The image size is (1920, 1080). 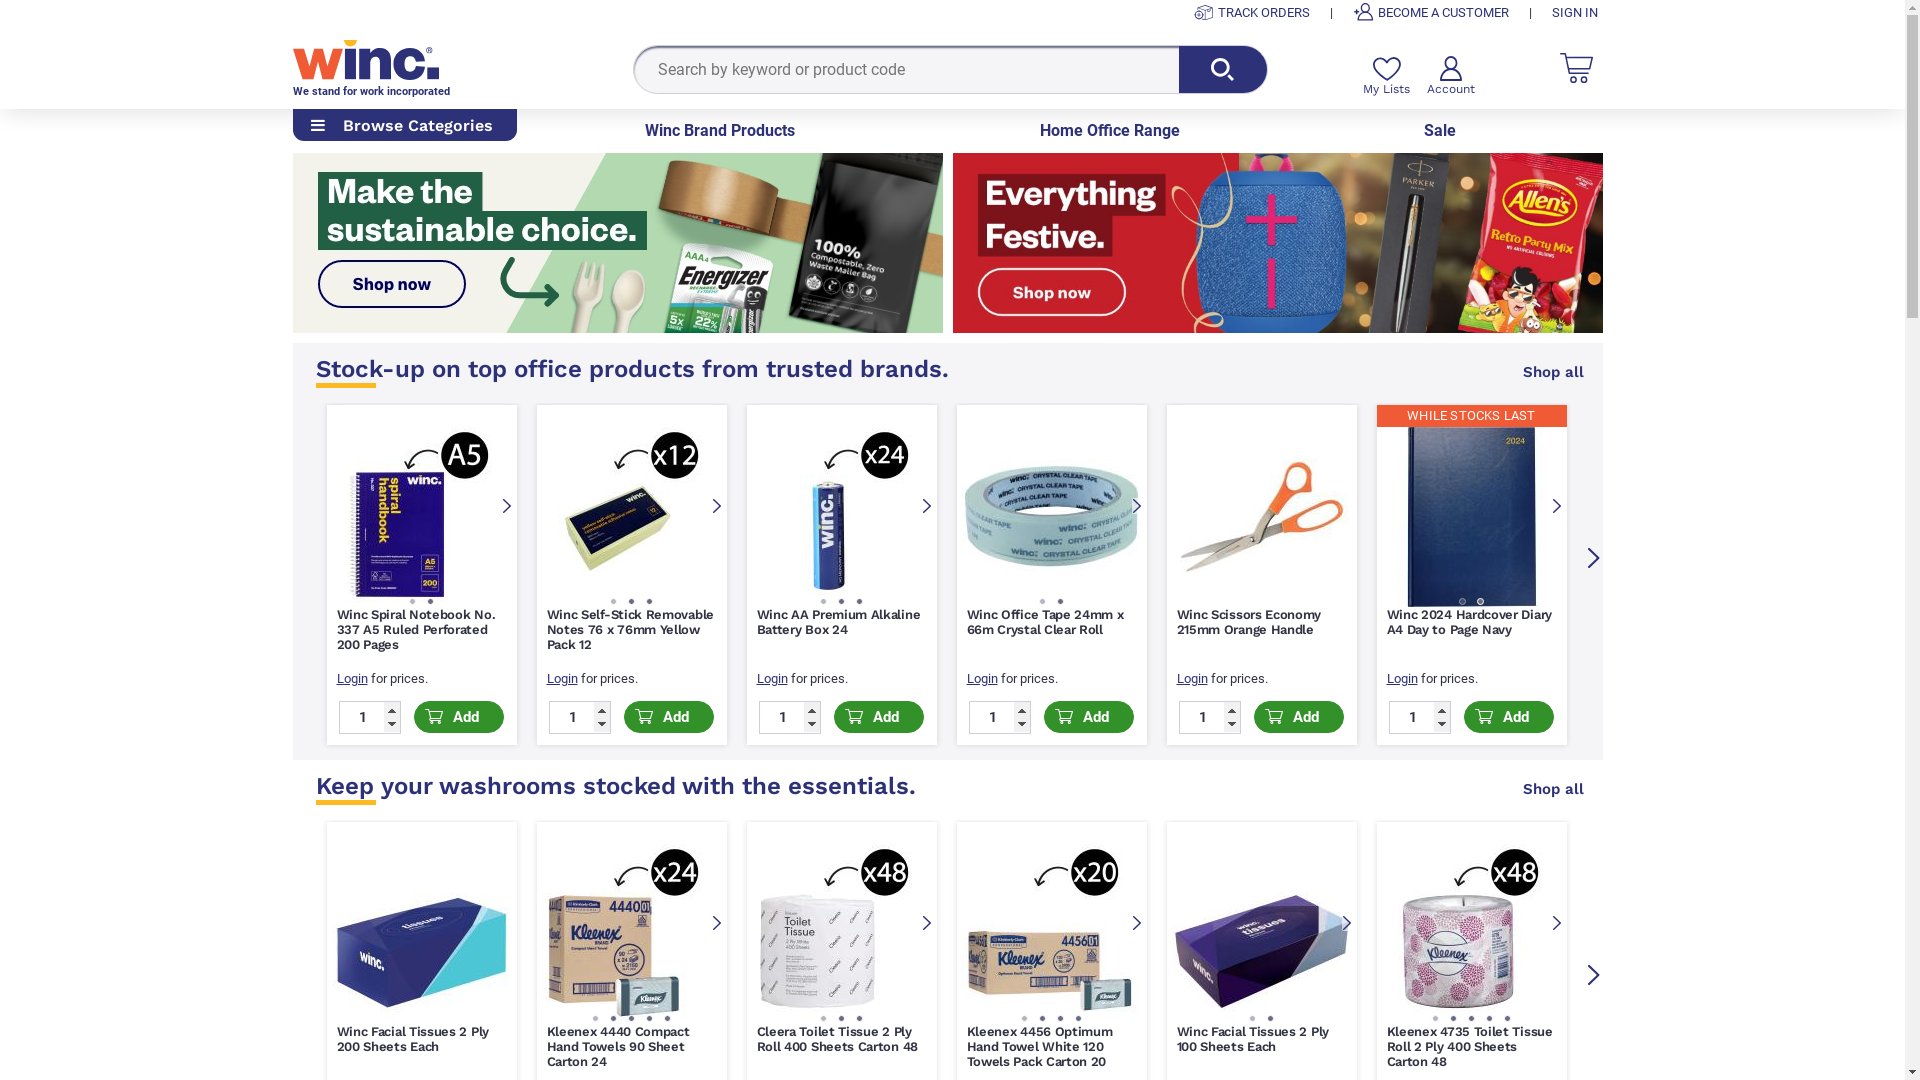 What do you see at coordinates (754, 1037) in the screenshot?
I see `'Cleera Toilet Tissue 2 Ply Roll 400 Sheets Carton 48'` at bounding box center [754, 1037].